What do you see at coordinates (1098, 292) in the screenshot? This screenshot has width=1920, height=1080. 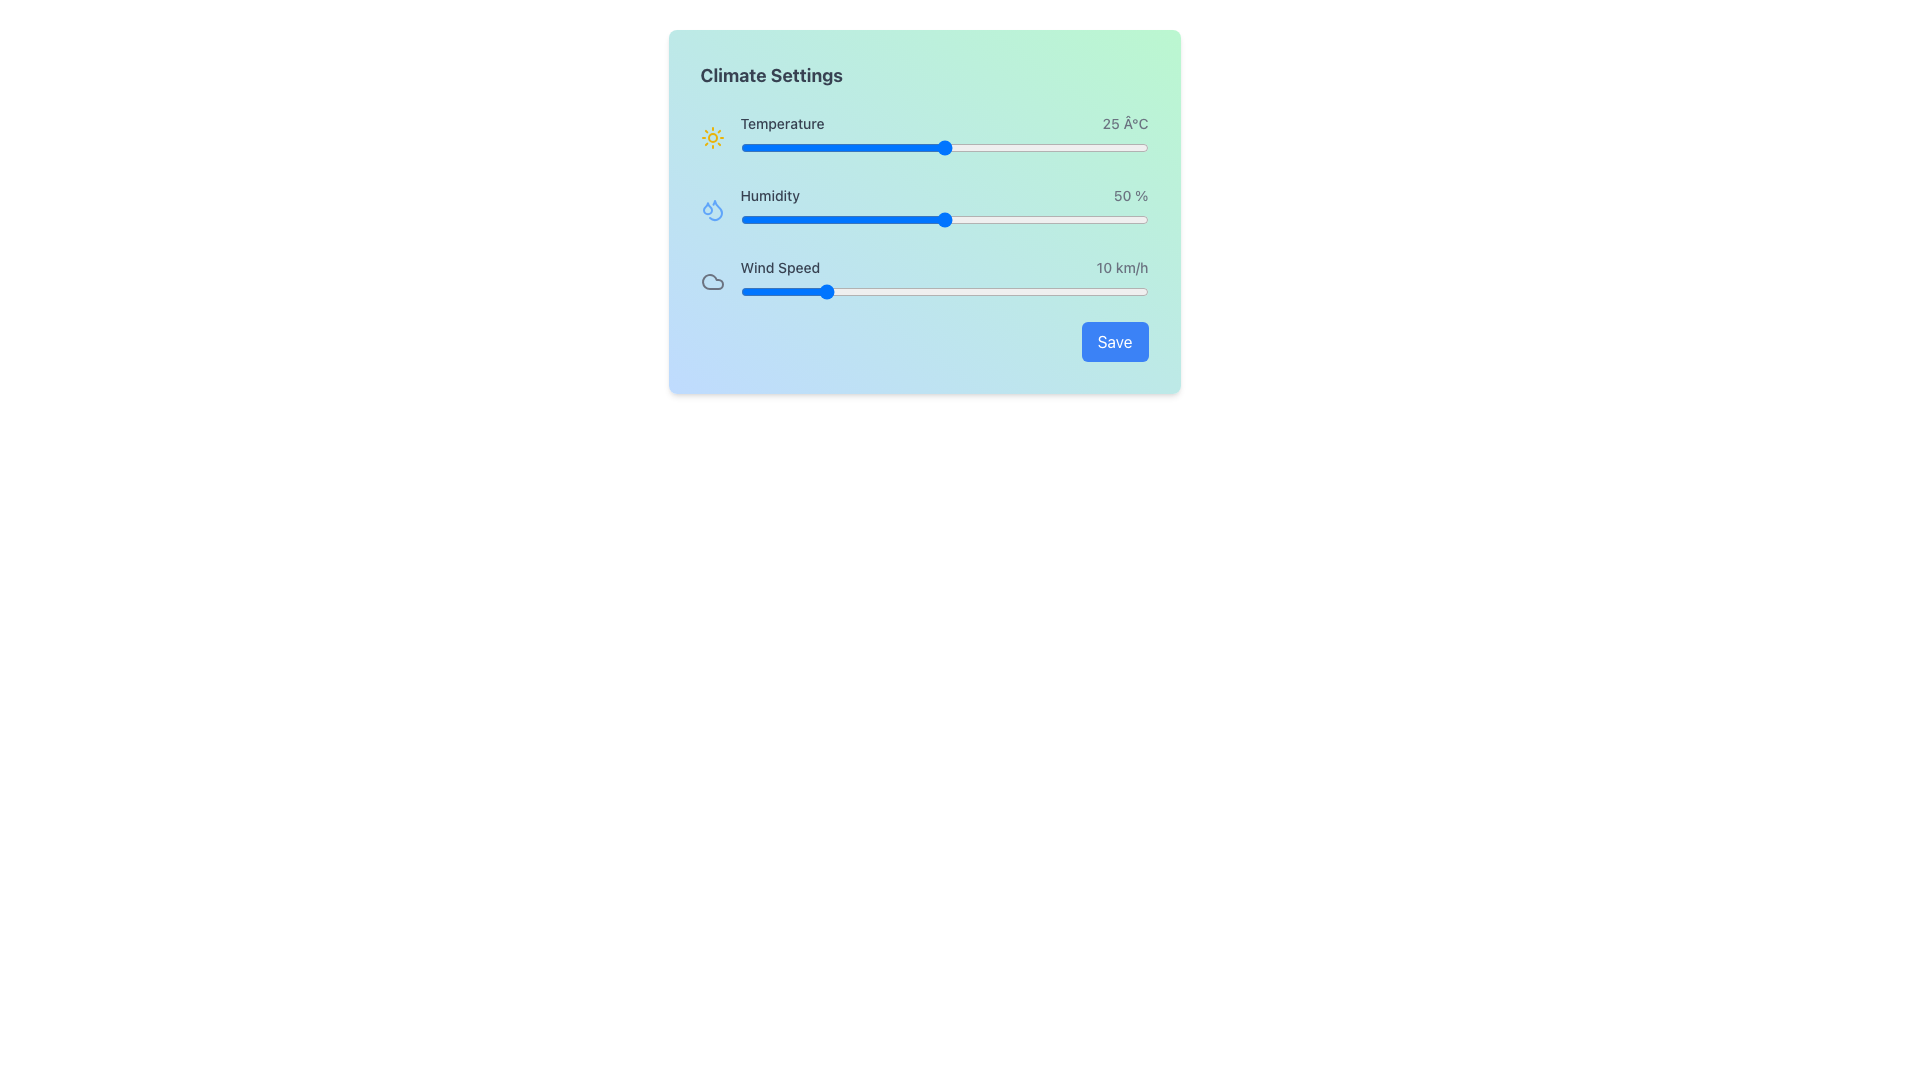 I see `wind speed` at bounding box center [1098, 292].